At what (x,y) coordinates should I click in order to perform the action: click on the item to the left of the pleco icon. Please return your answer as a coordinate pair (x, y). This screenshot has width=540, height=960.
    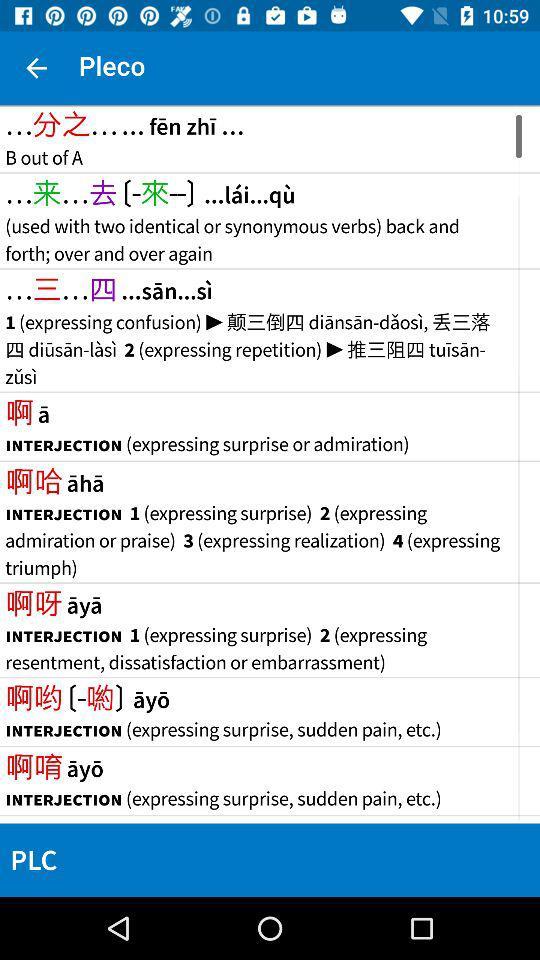
    Looking at the image, I should click on (36, 68).